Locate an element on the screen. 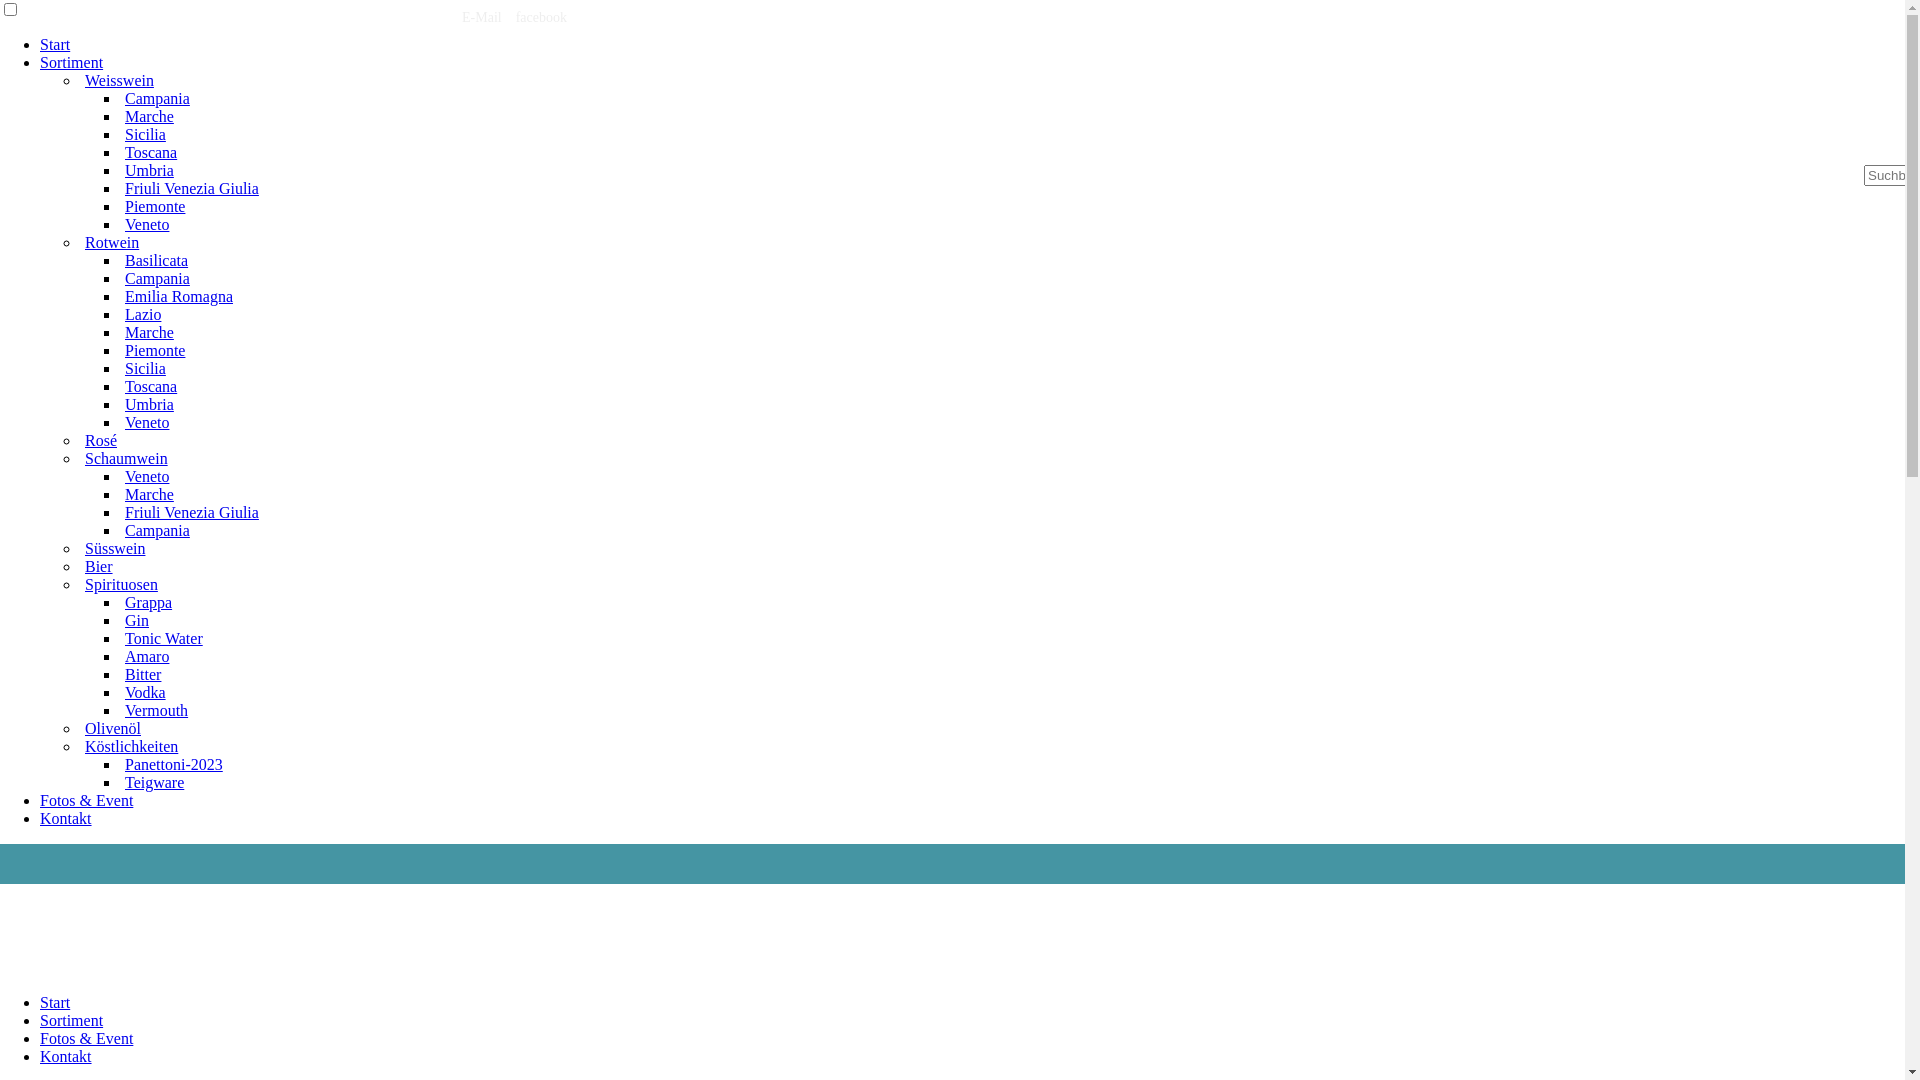  'Veneto' is located at coordinates (146, 224).